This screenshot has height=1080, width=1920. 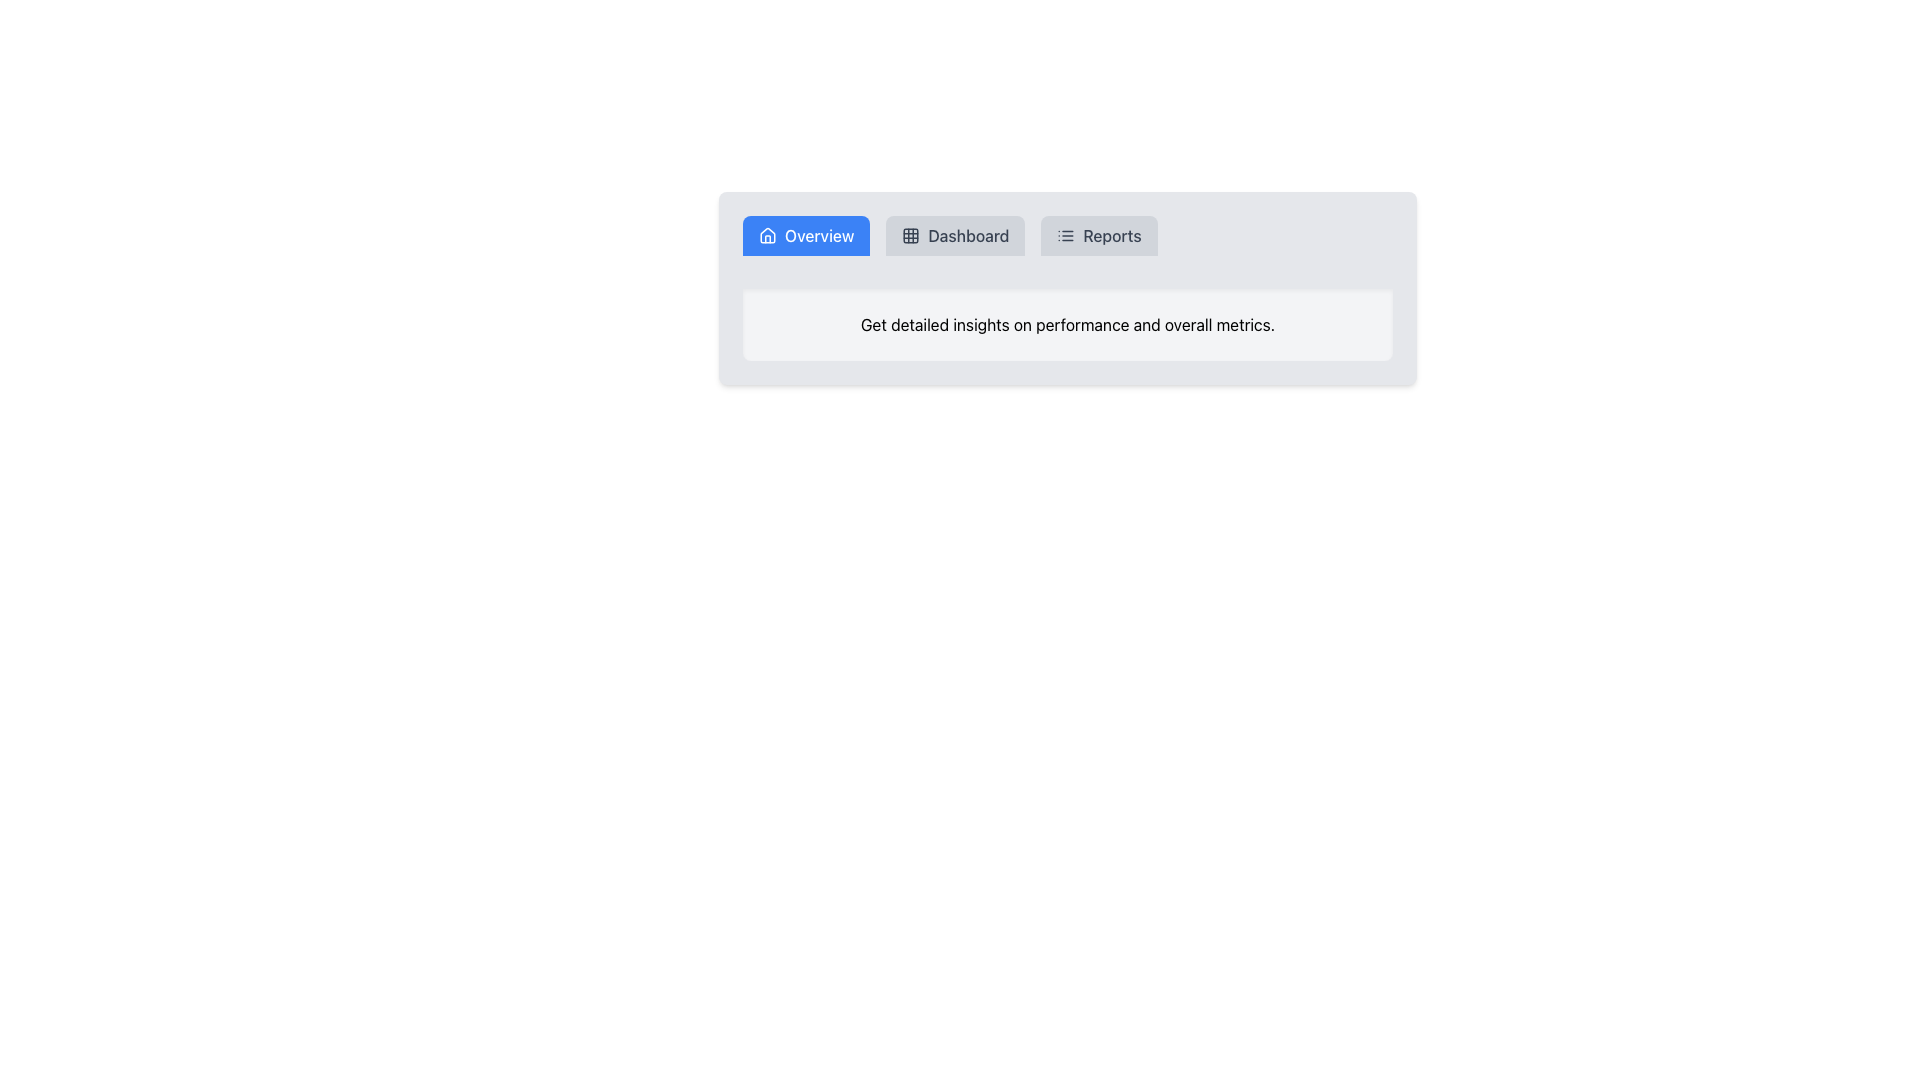 What do you see at coordinates (968, 234) in the screenshot?
I see `the 'Dashboard' text label, which is styled in medium font weight and dark gray color, located in the horizontal navigation bar between 'Overview' and 'Reports'` at bounding box center [968, 234].